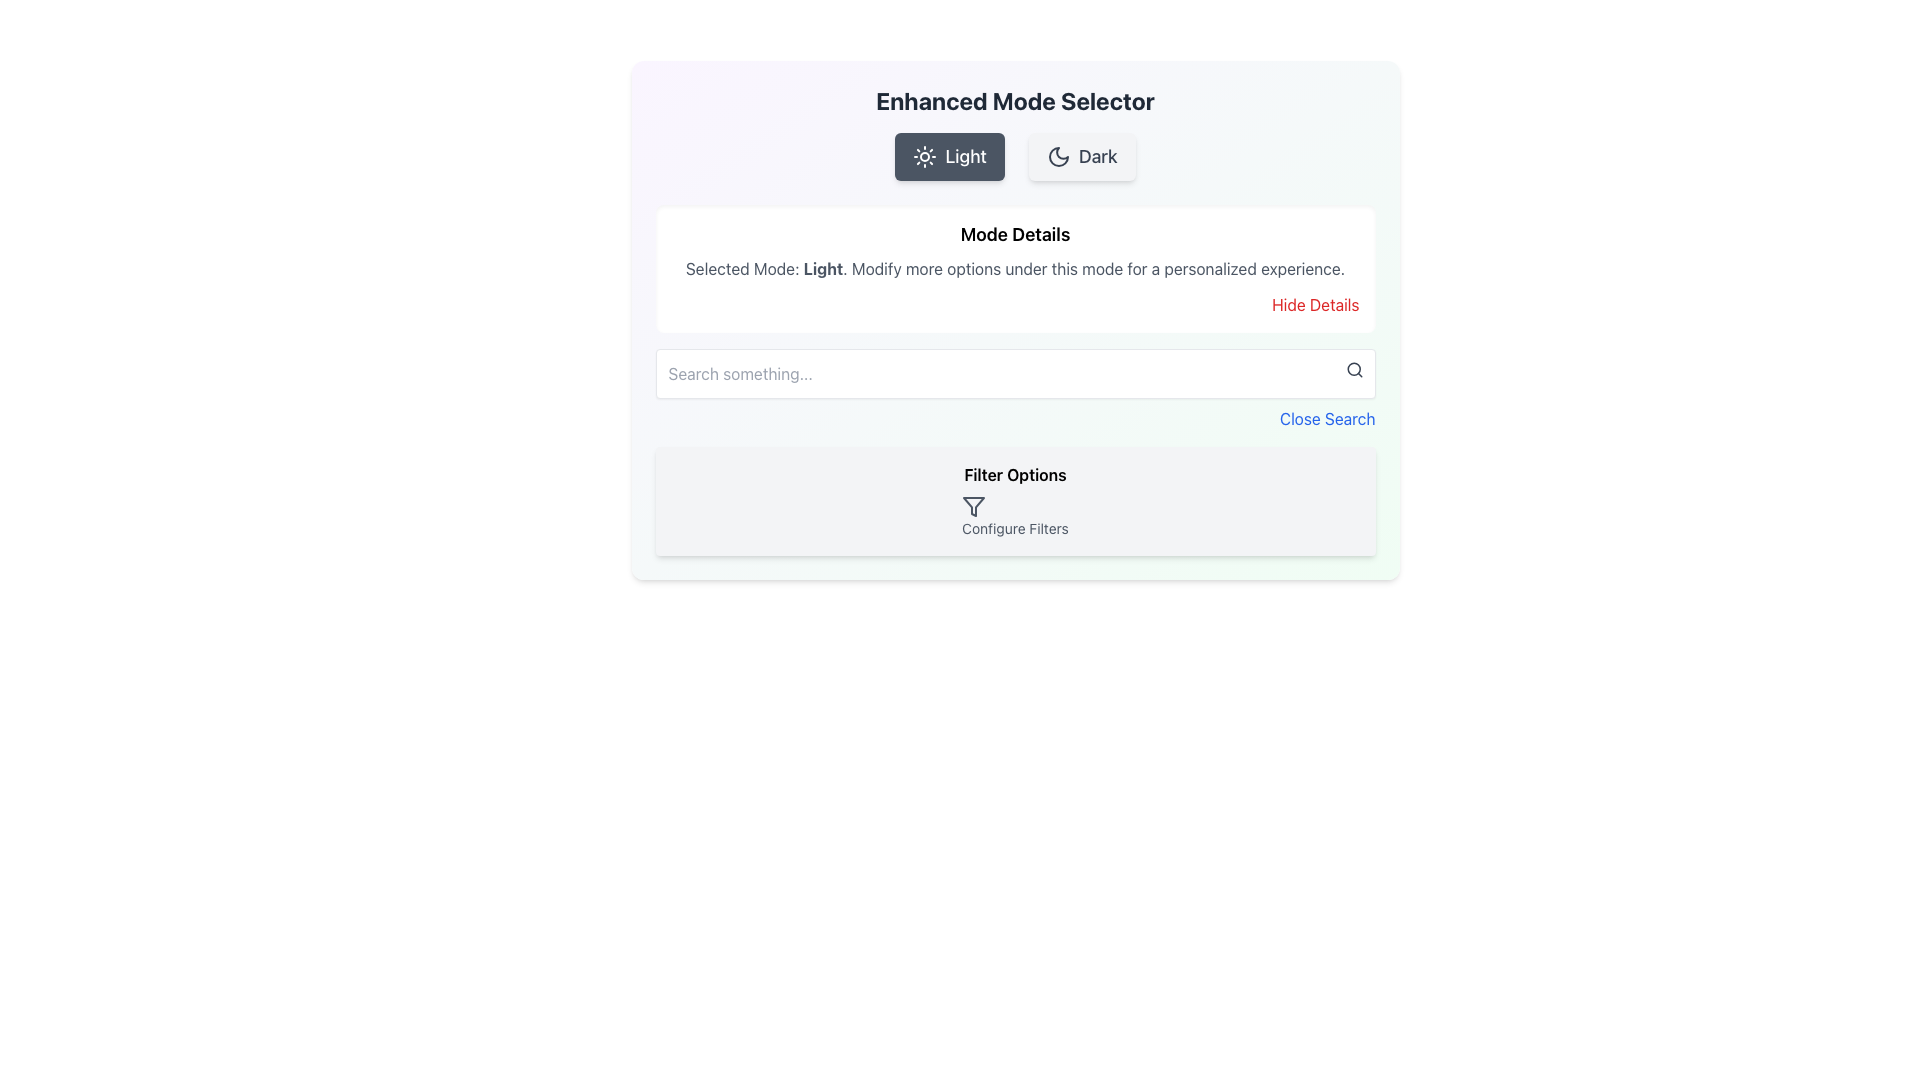 The width and height of the screenshot is (1920, 1080). What do you see at coordinates (974, 505) in the screenshot?
I see `the filter icon, which is located to the left of the text 'Configure Filters' in the 'Filter Options' section of the interface` at bounding box center [974, 505].